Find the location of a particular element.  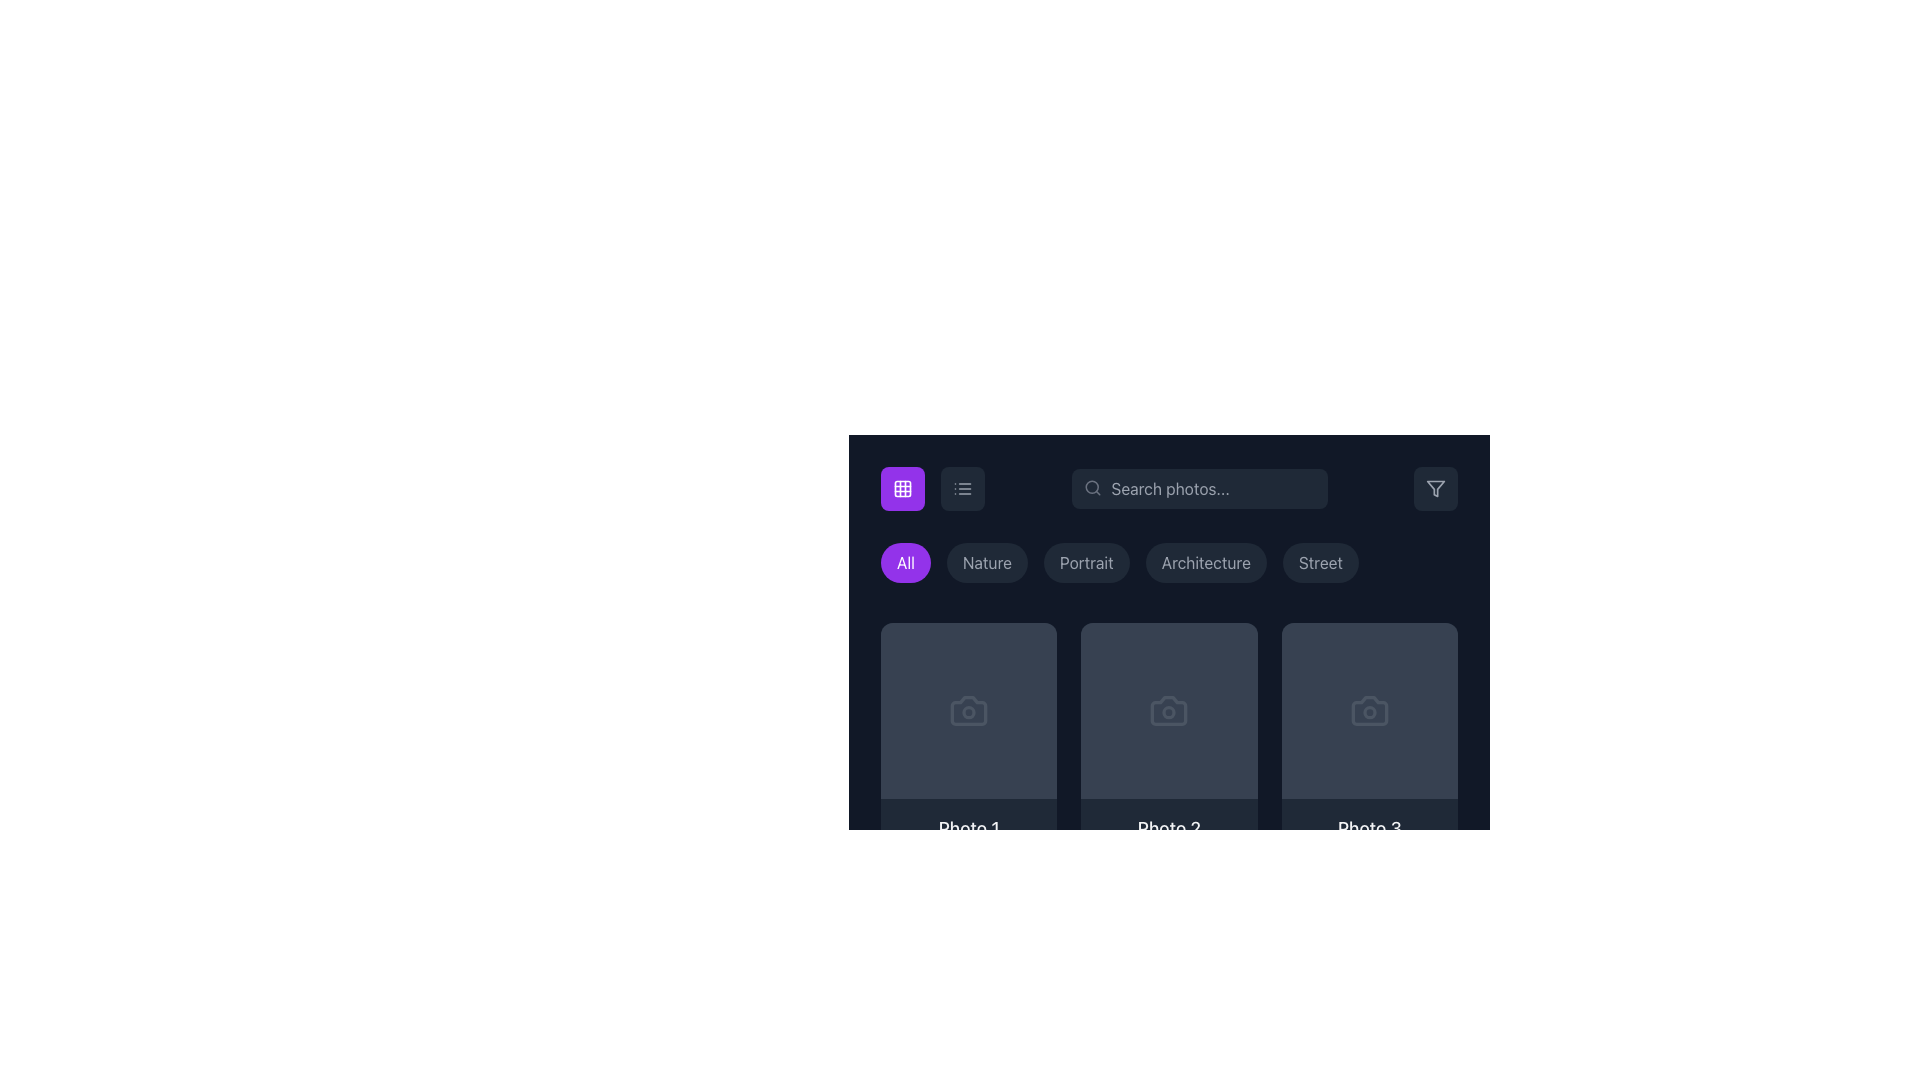

the first square button with a rounded purple background and a white grid icon inside is located at coordinates (901, 489).